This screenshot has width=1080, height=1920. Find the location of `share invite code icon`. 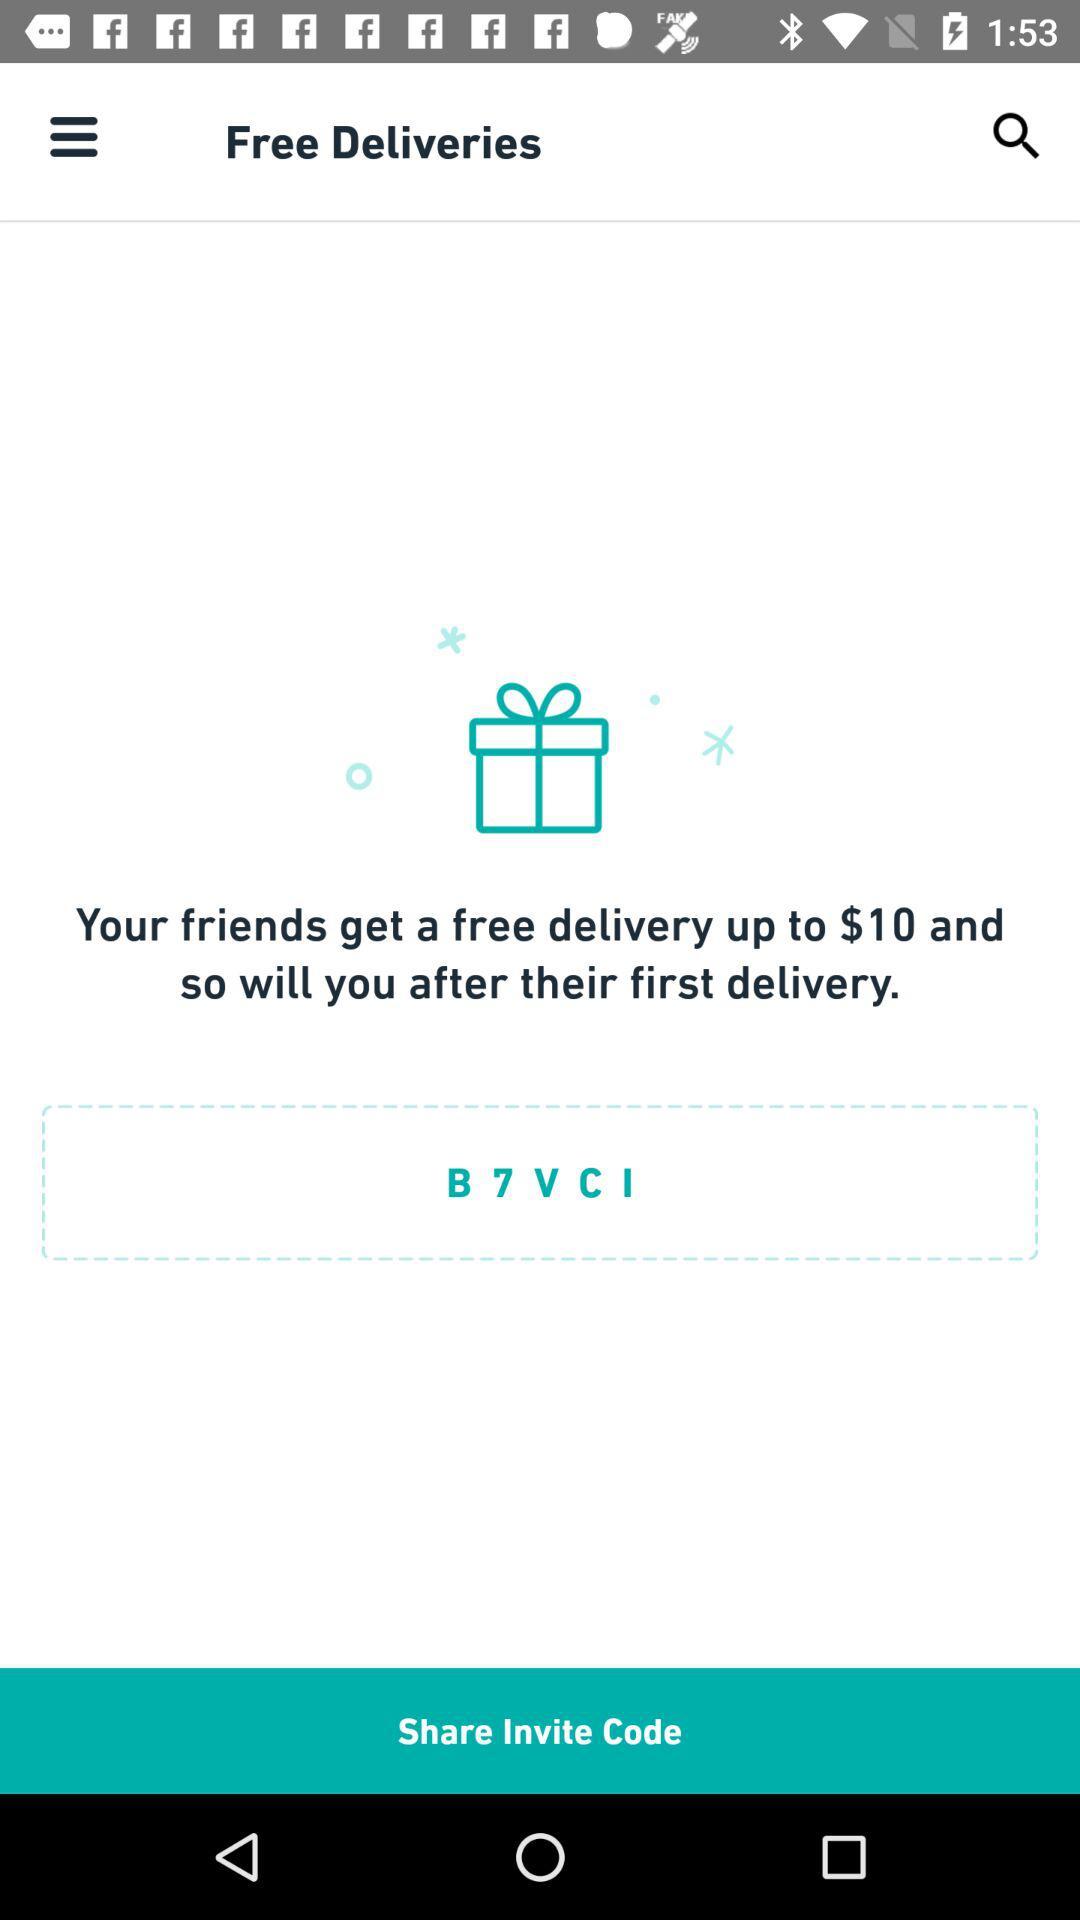

share invite code icon is located at coordinates (540, 1730).